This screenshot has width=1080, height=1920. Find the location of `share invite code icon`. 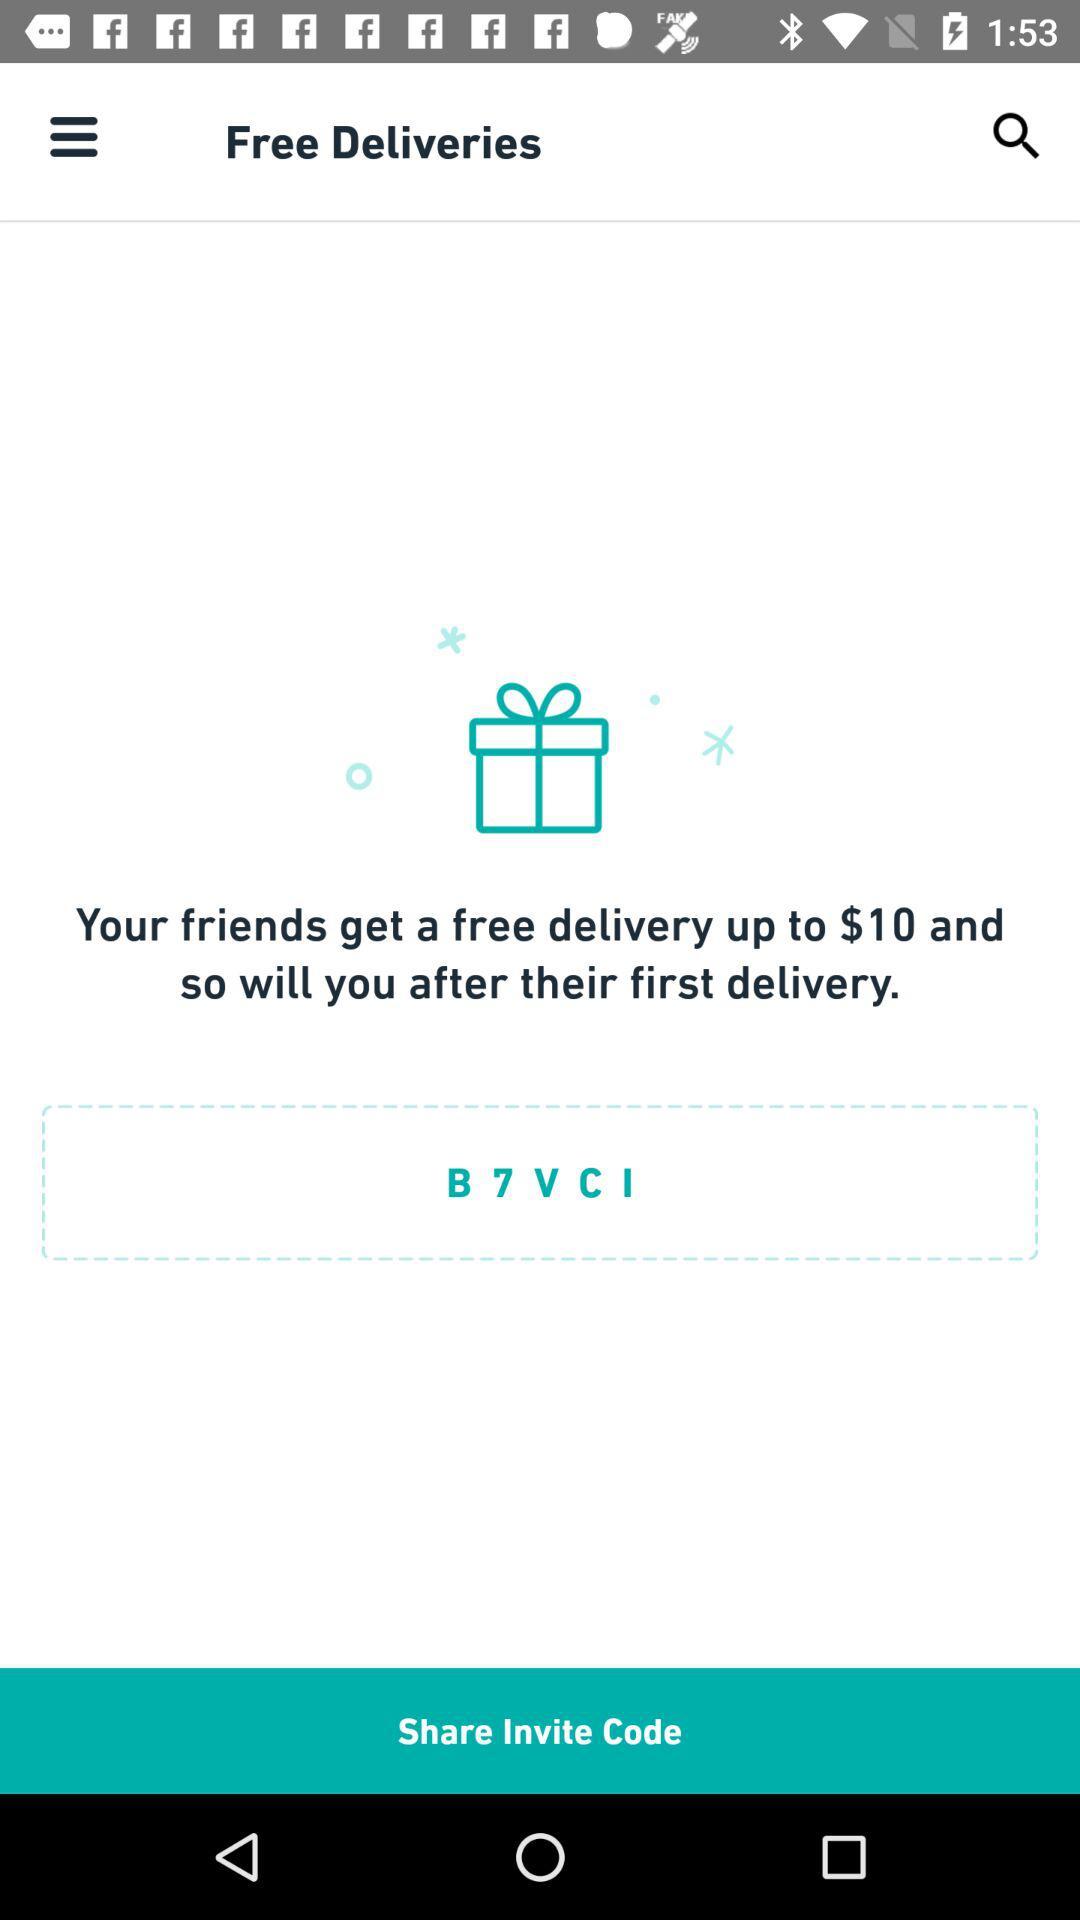

share invite code icon is located at coordinates (540, 1730).